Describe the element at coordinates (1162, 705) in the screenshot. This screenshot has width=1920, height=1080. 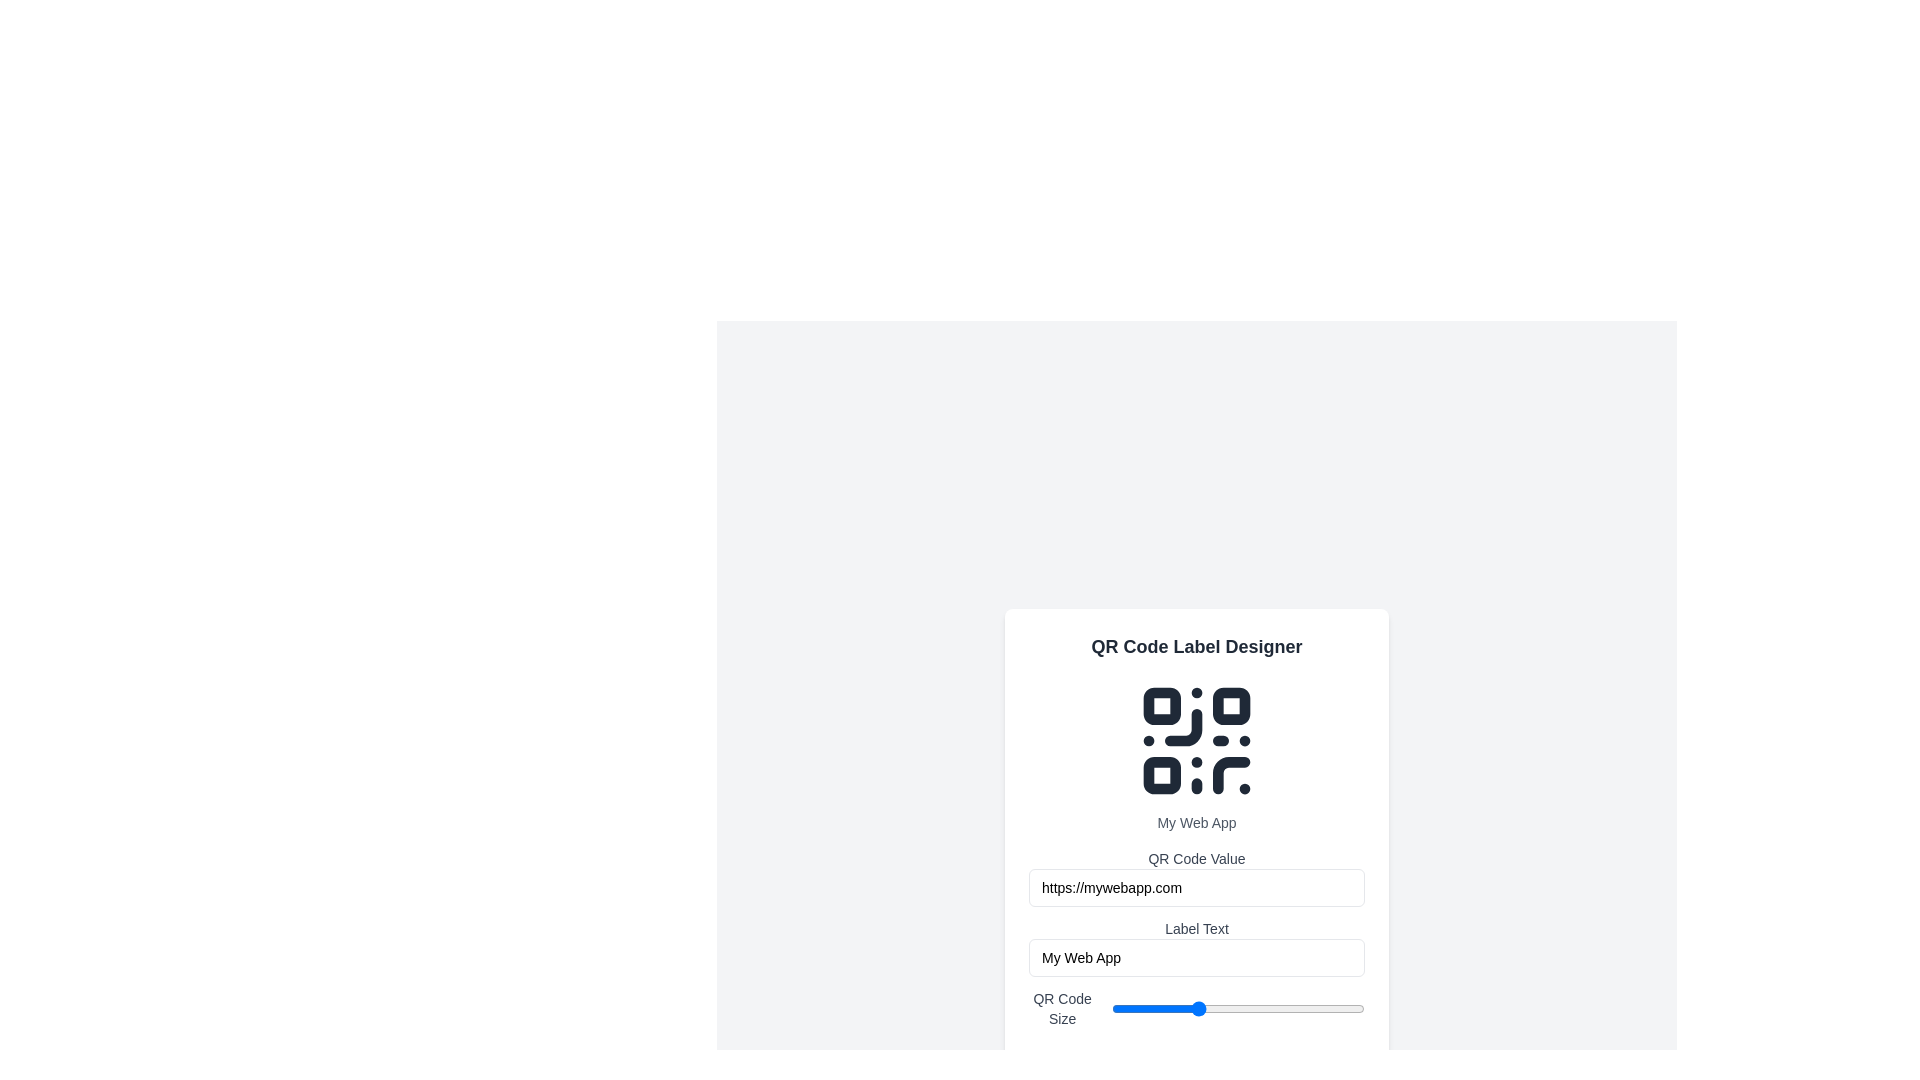
I see `the small square with rounded corners located in the upper-left segment of the QR code icon within the 'QR Code Label Designer' interface` at that location.